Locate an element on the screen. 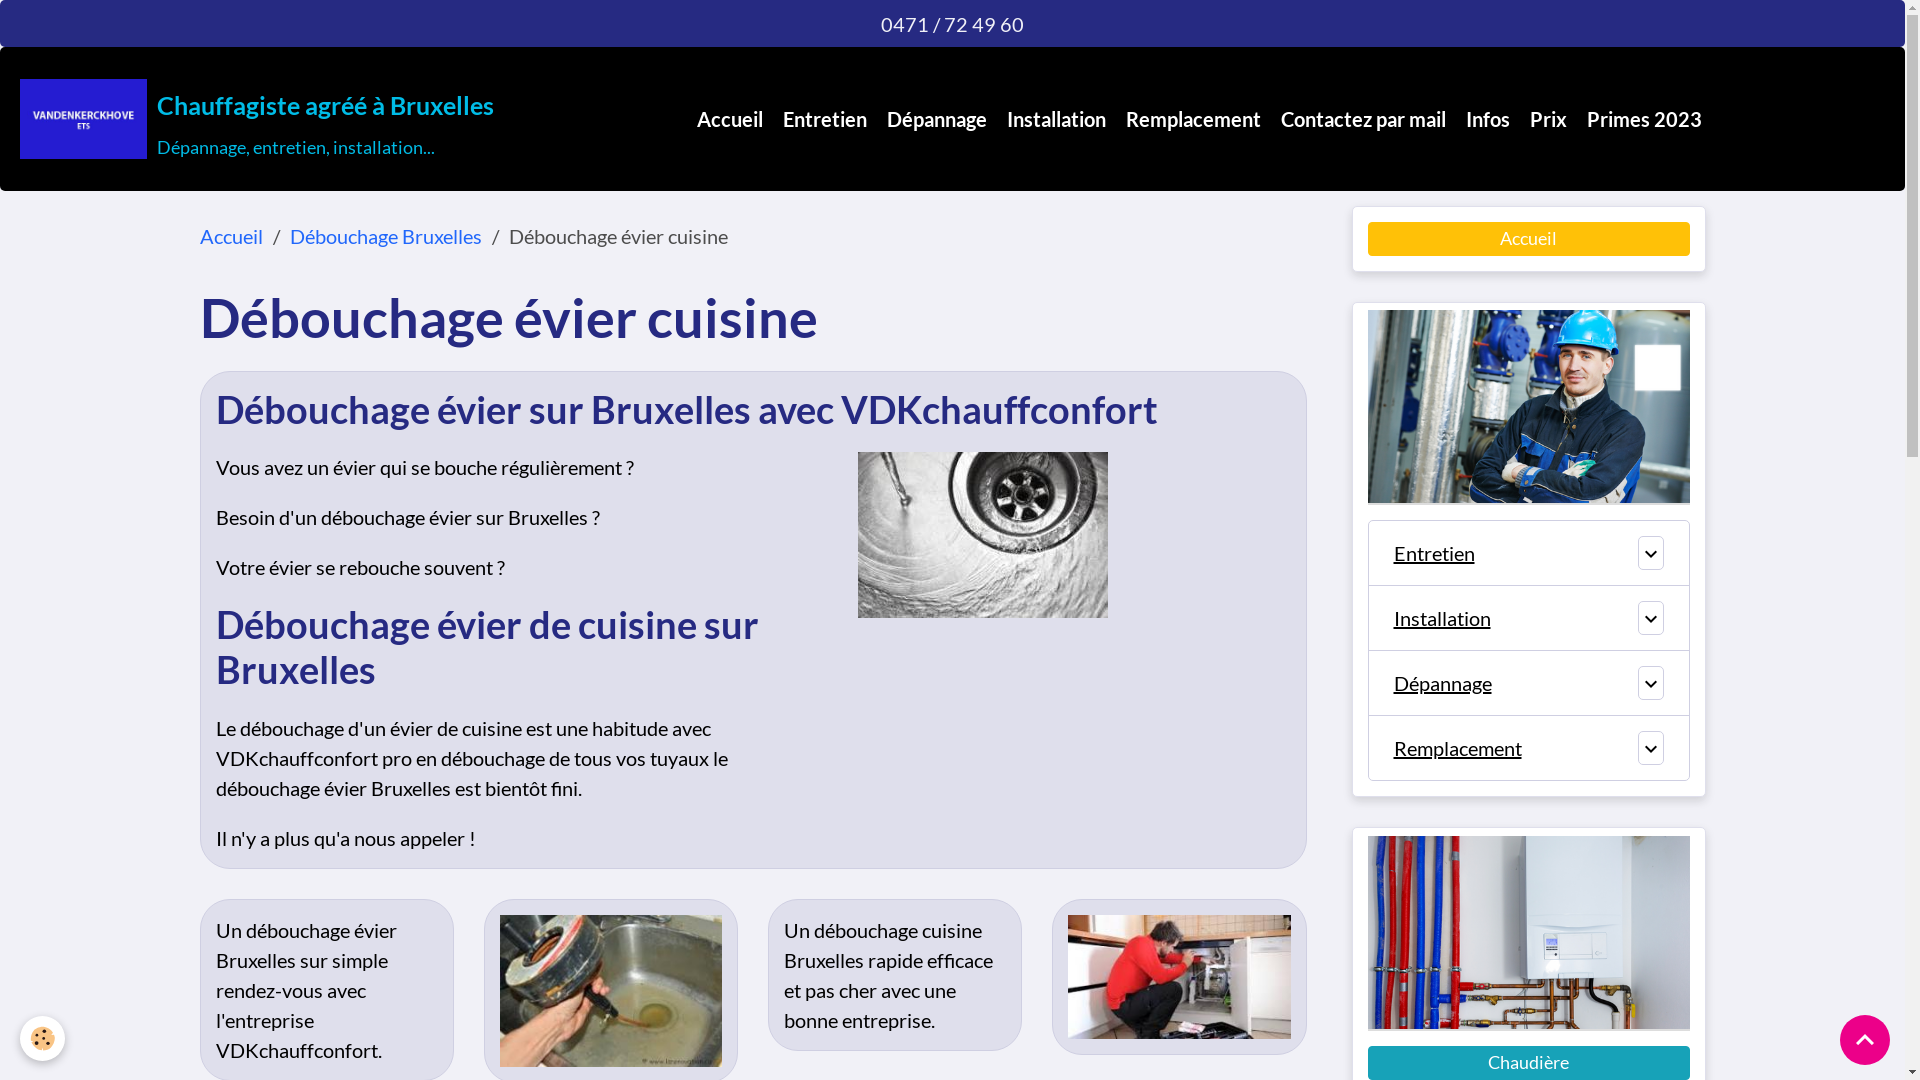 This screenshot has width=1920, height=1080. 'Accueil' is located at coordinates (231, 234).